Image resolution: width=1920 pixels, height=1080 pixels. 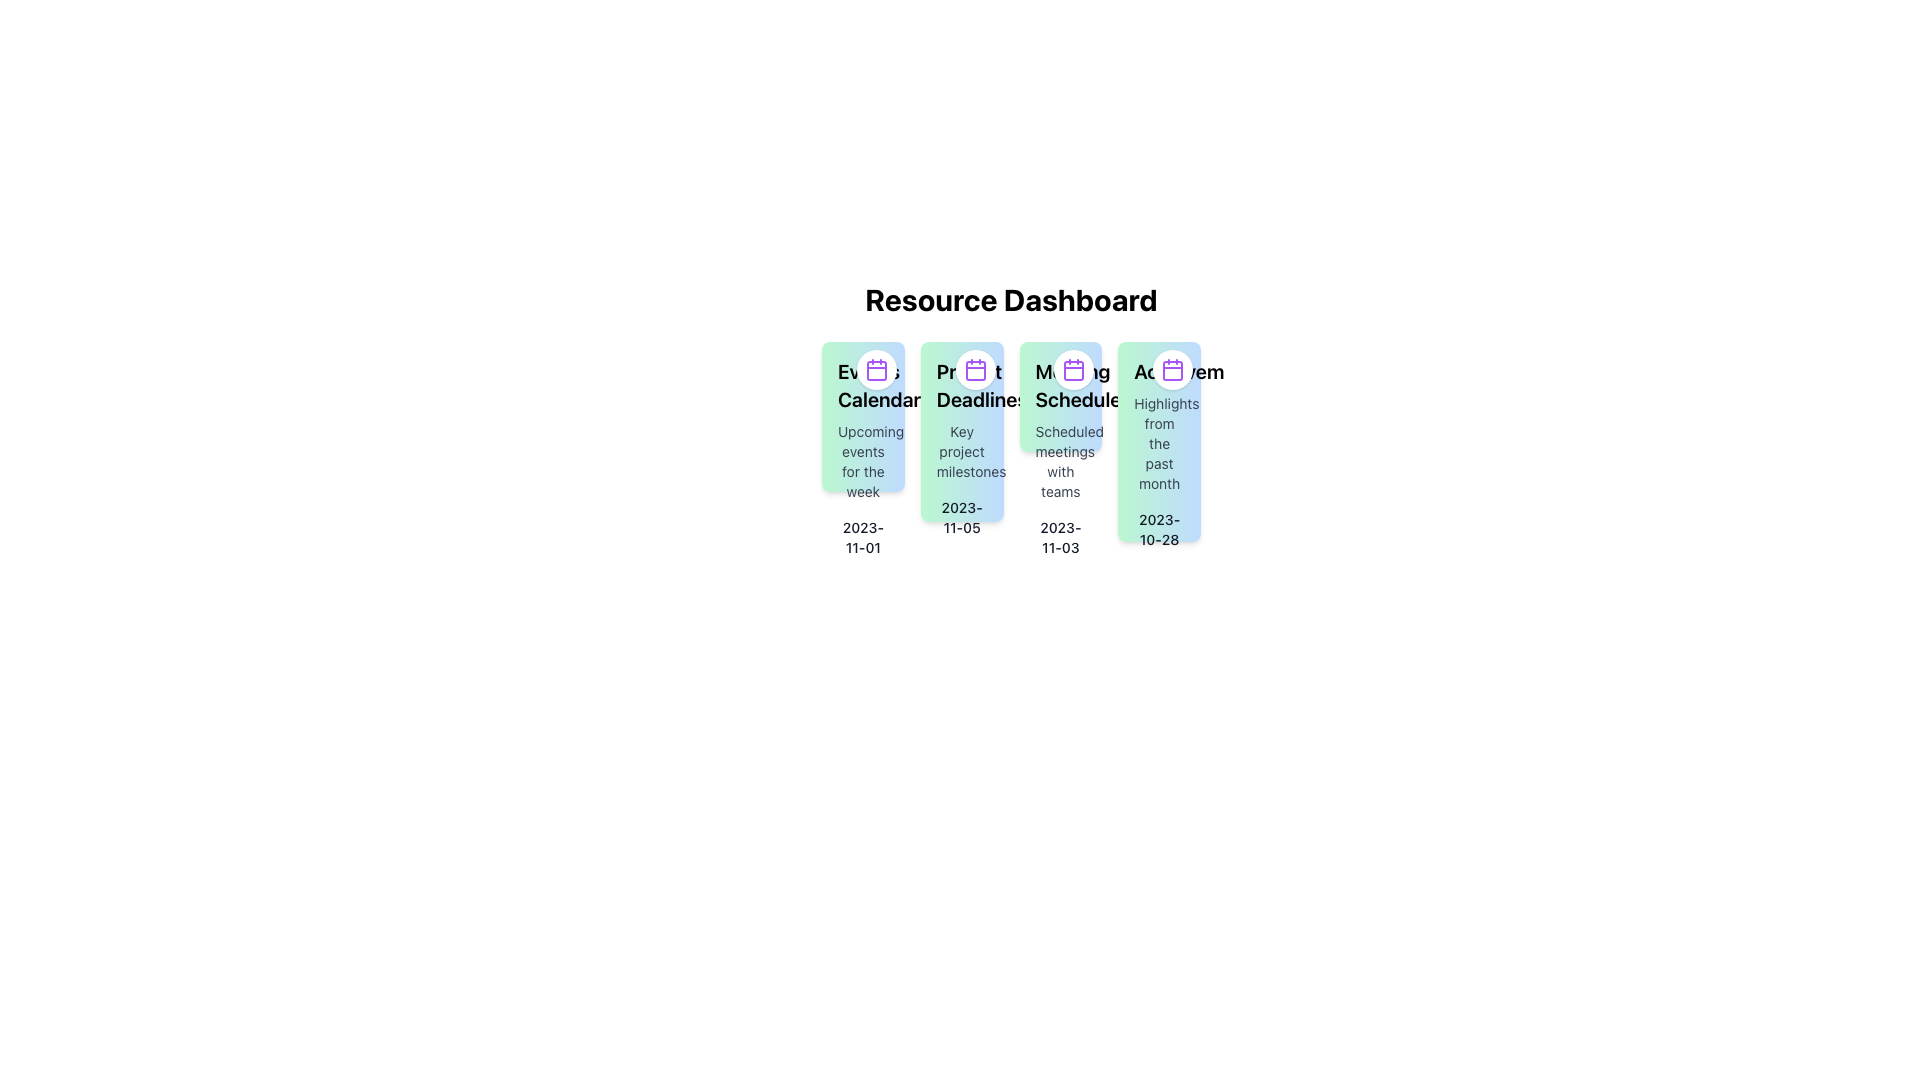 I want to click on the icon button located at the top-right corner of the card displaying project deadlines, so click(x=975, y=370).